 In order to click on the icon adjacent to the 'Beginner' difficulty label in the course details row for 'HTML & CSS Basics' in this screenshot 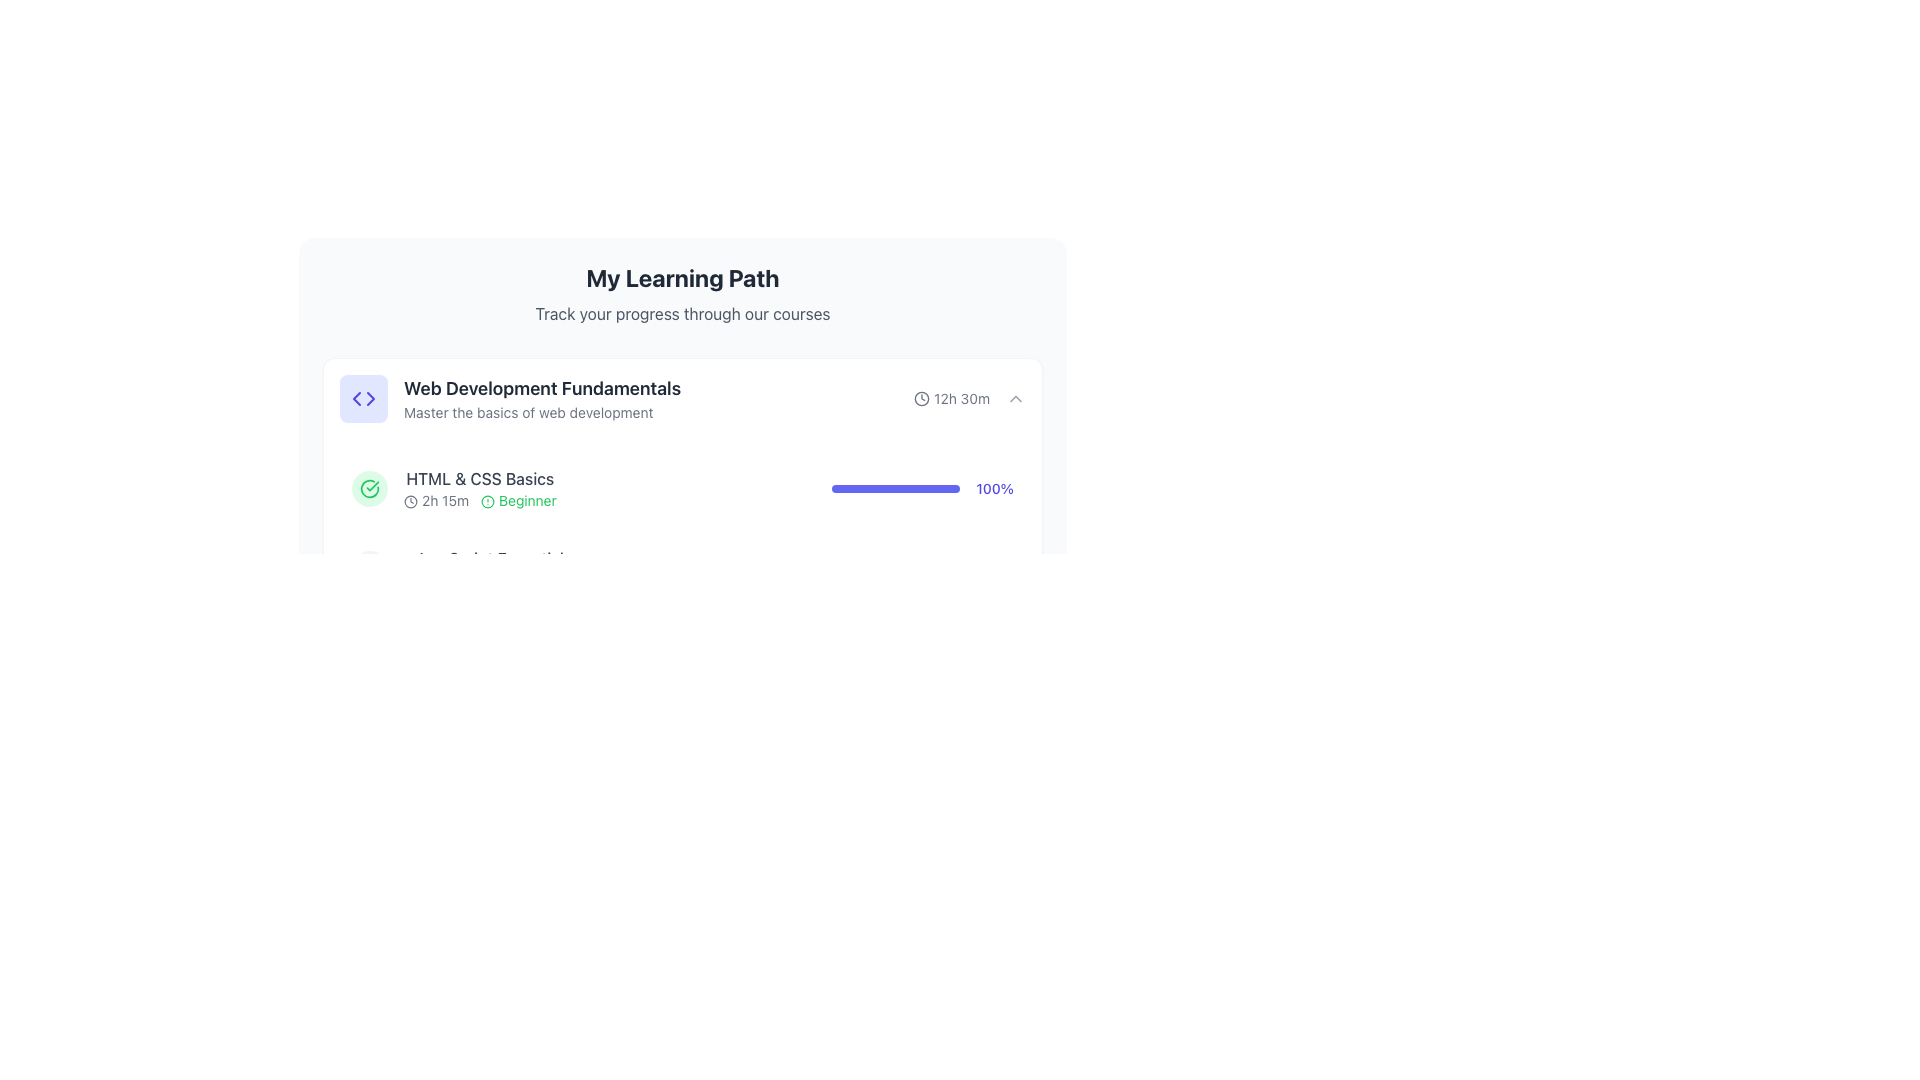, I will do `click(518, 500)`.